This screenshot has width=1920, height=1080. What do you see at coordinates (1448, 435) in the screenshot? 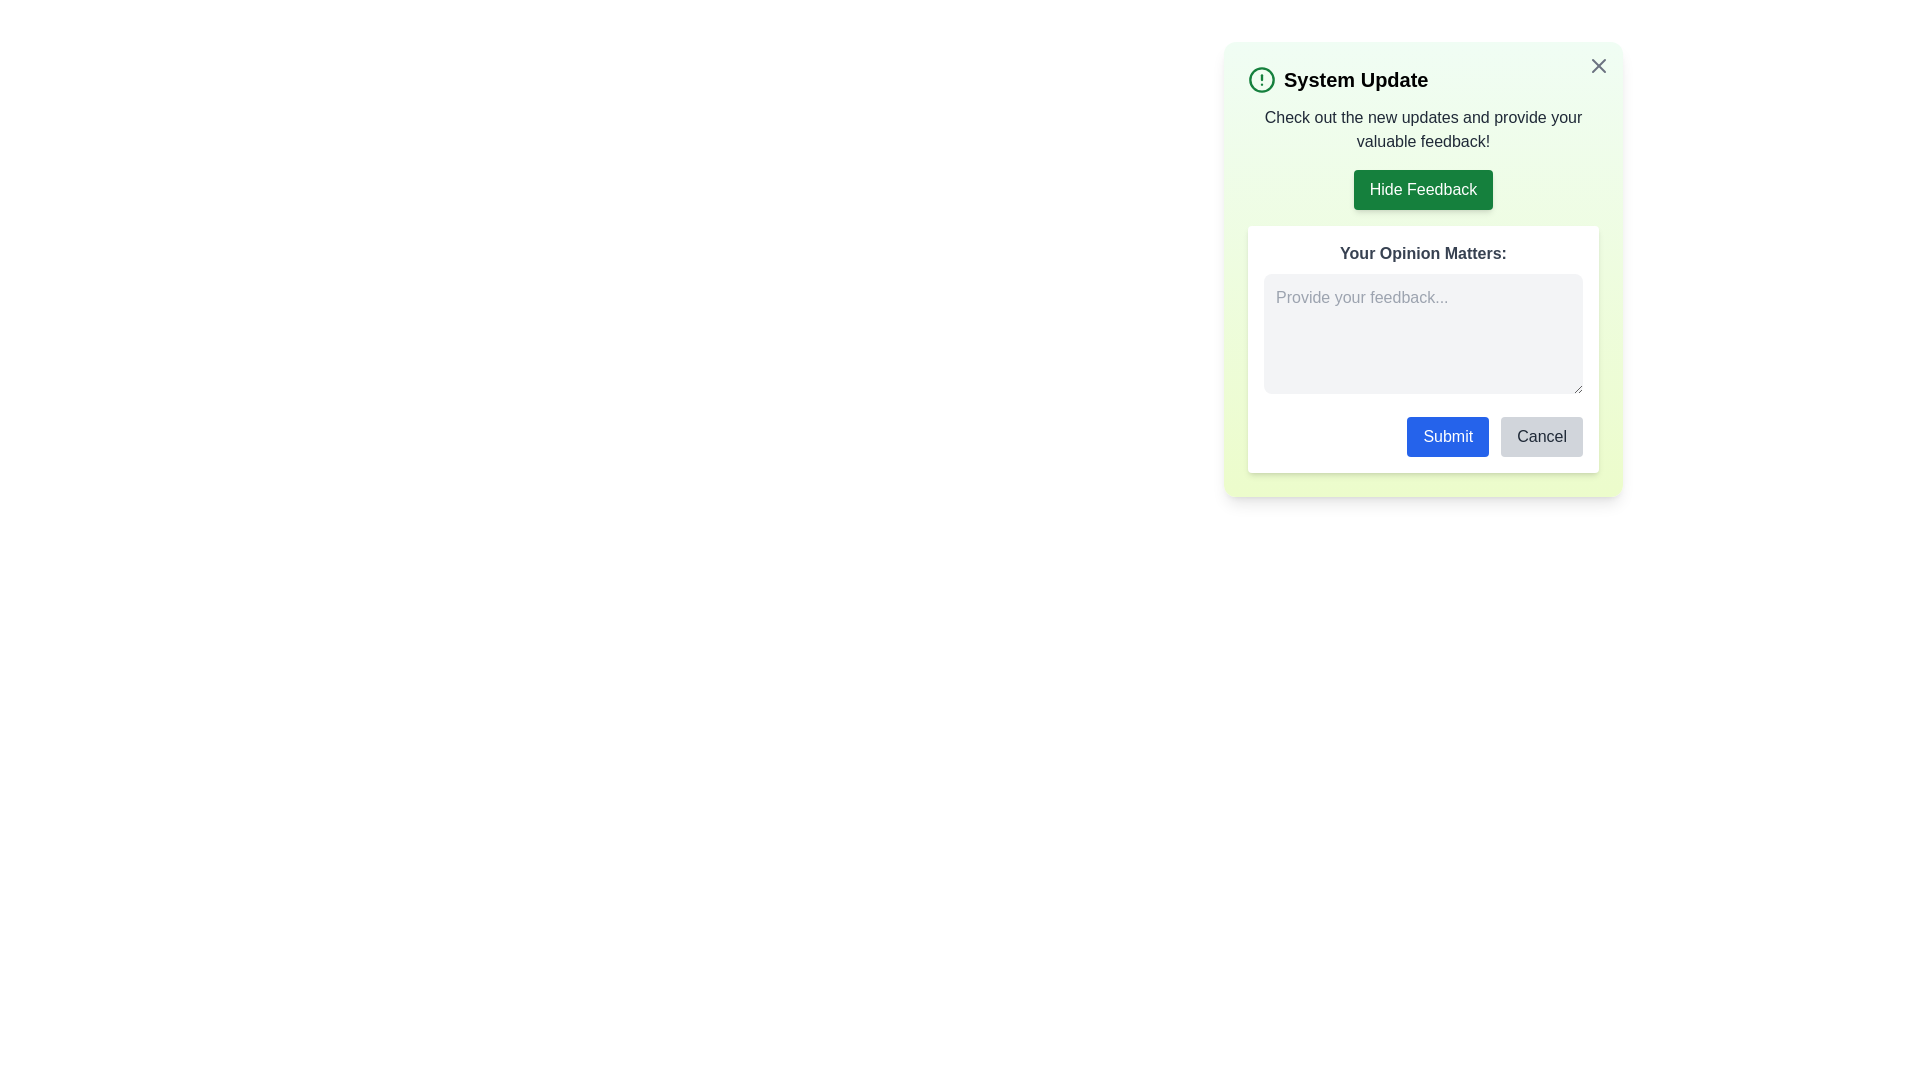
I see `the 'Submit' button to submit feedback` at bounding box center [1448, 435].